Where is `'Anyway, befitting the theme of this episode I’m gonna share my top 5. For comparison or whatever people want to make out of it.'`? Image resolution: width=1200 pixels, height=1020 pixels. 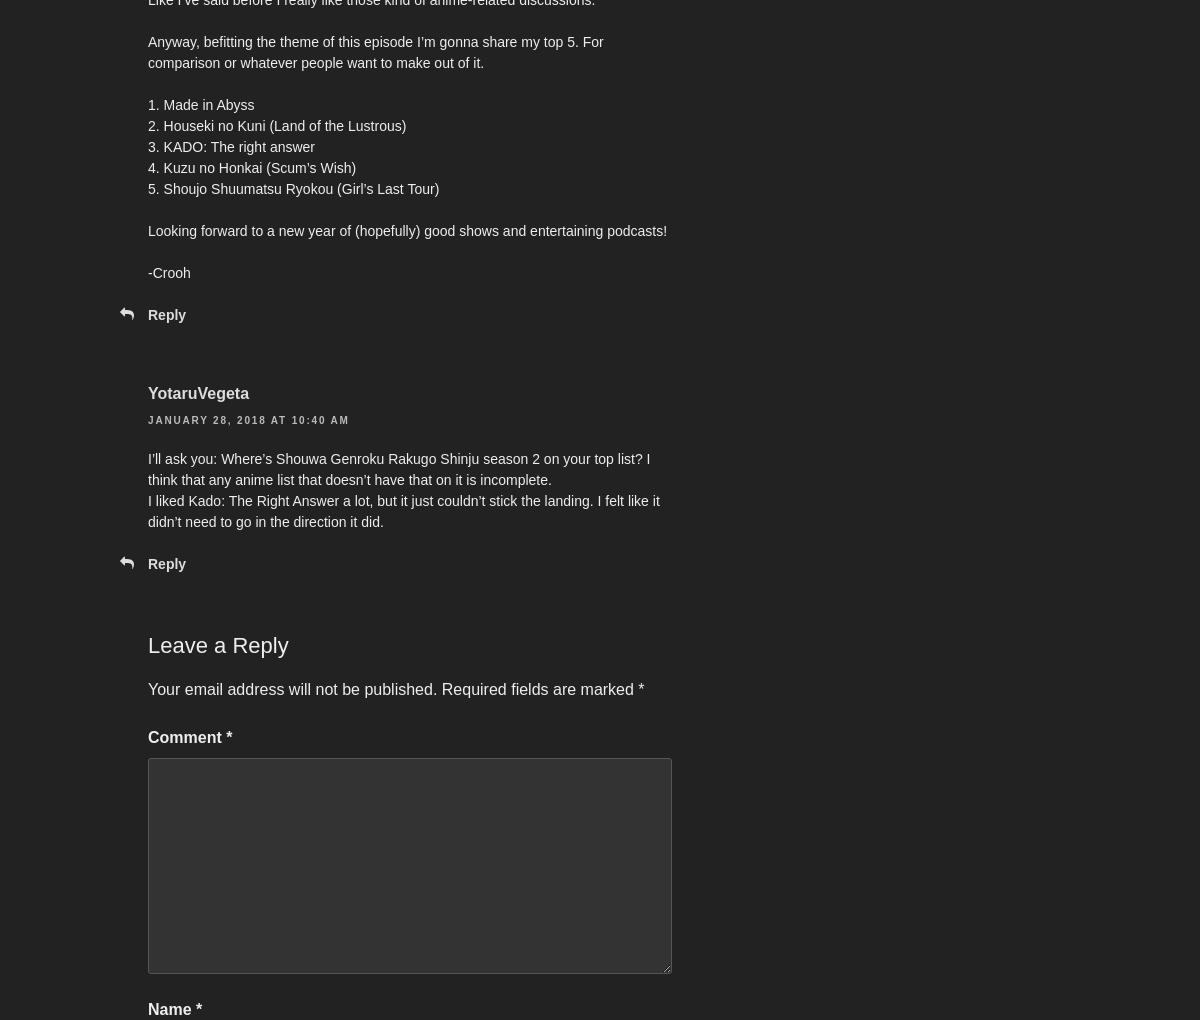
'Anyway, befitting the theme of this episode I’m gonna share my top 5. For comparison or whatever people want to make out of it.' is located at coordinates (375, 52).